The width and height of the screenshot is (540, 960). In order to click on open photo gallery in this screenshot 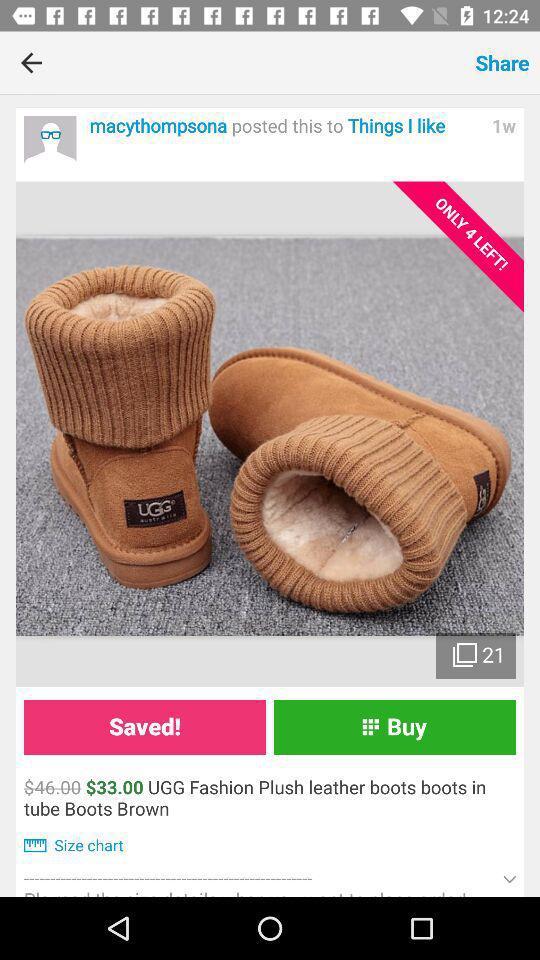, I will do `click(270, 434)`.